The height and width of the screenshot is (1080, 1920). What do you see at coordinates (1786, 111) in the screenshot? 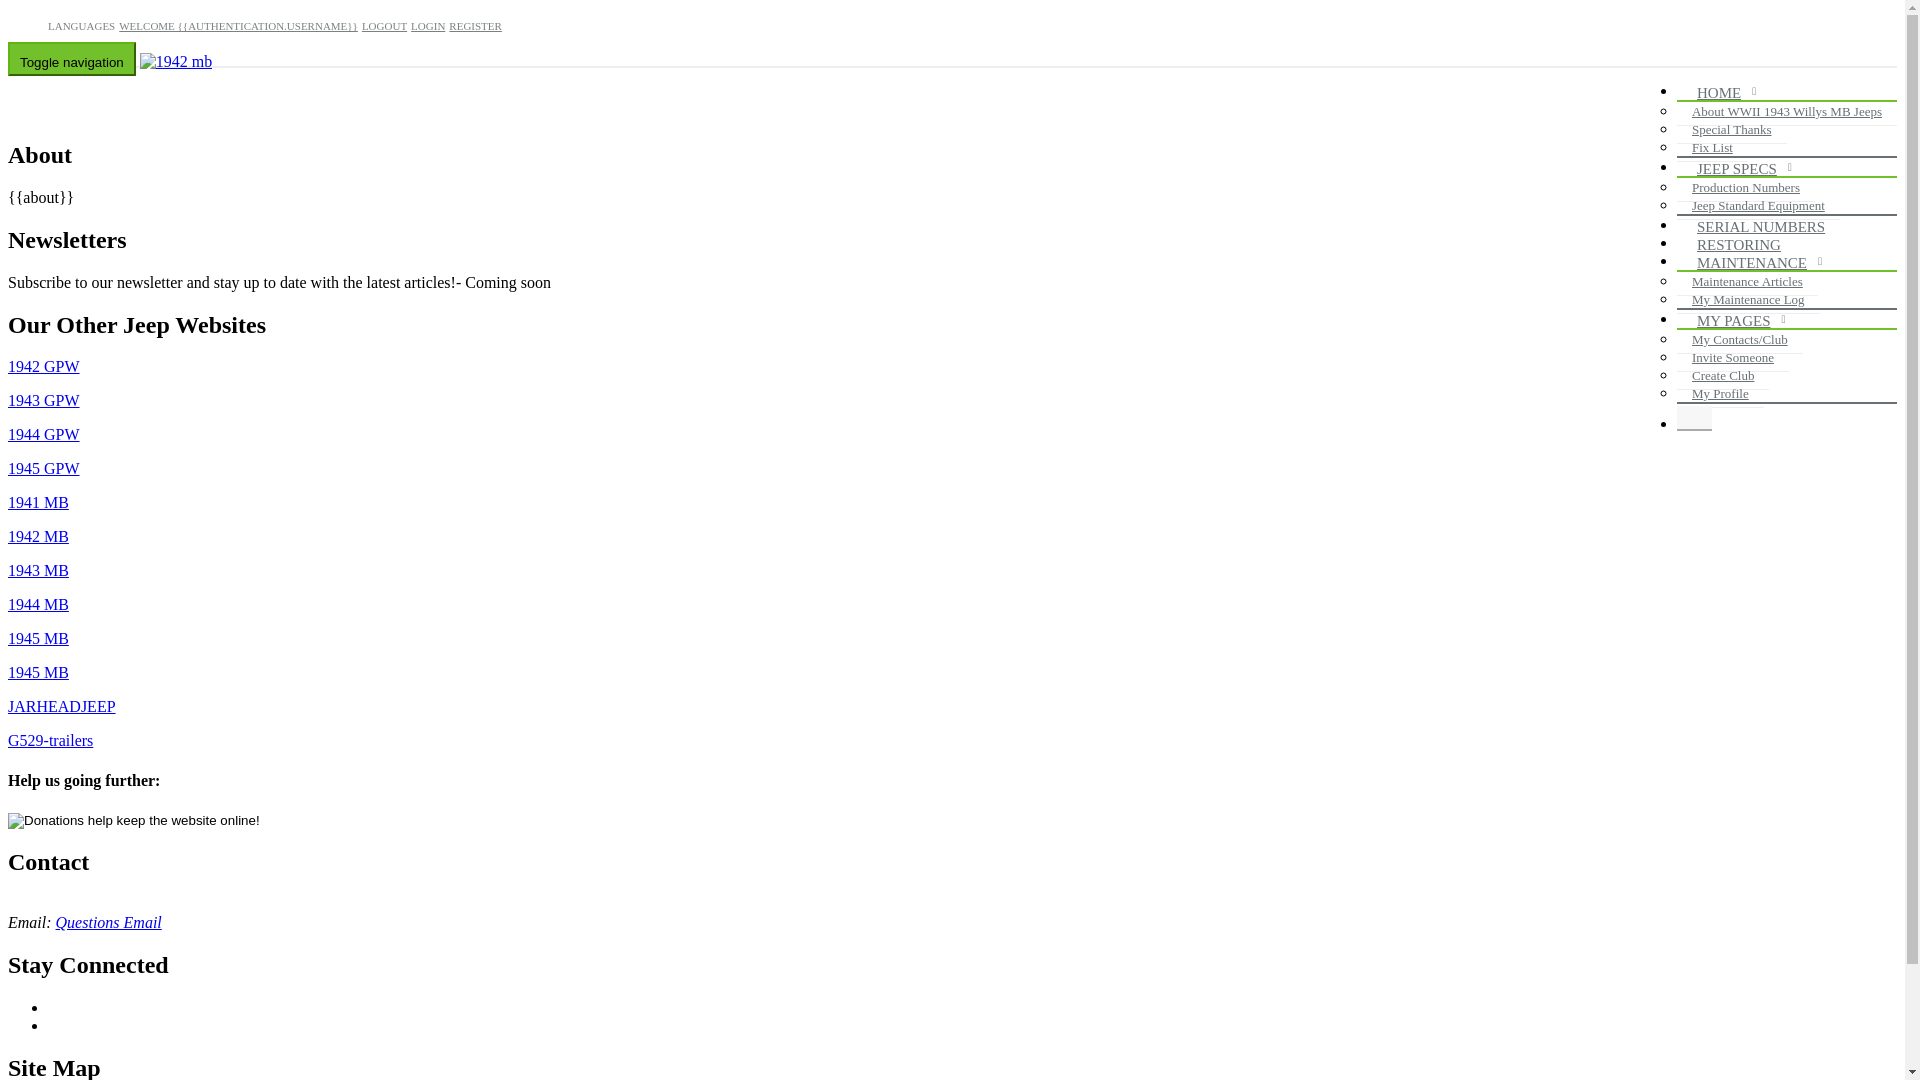
I see `'About WWII 1943 Willys MB Jeeps'` at bounding box center [1786, 111].